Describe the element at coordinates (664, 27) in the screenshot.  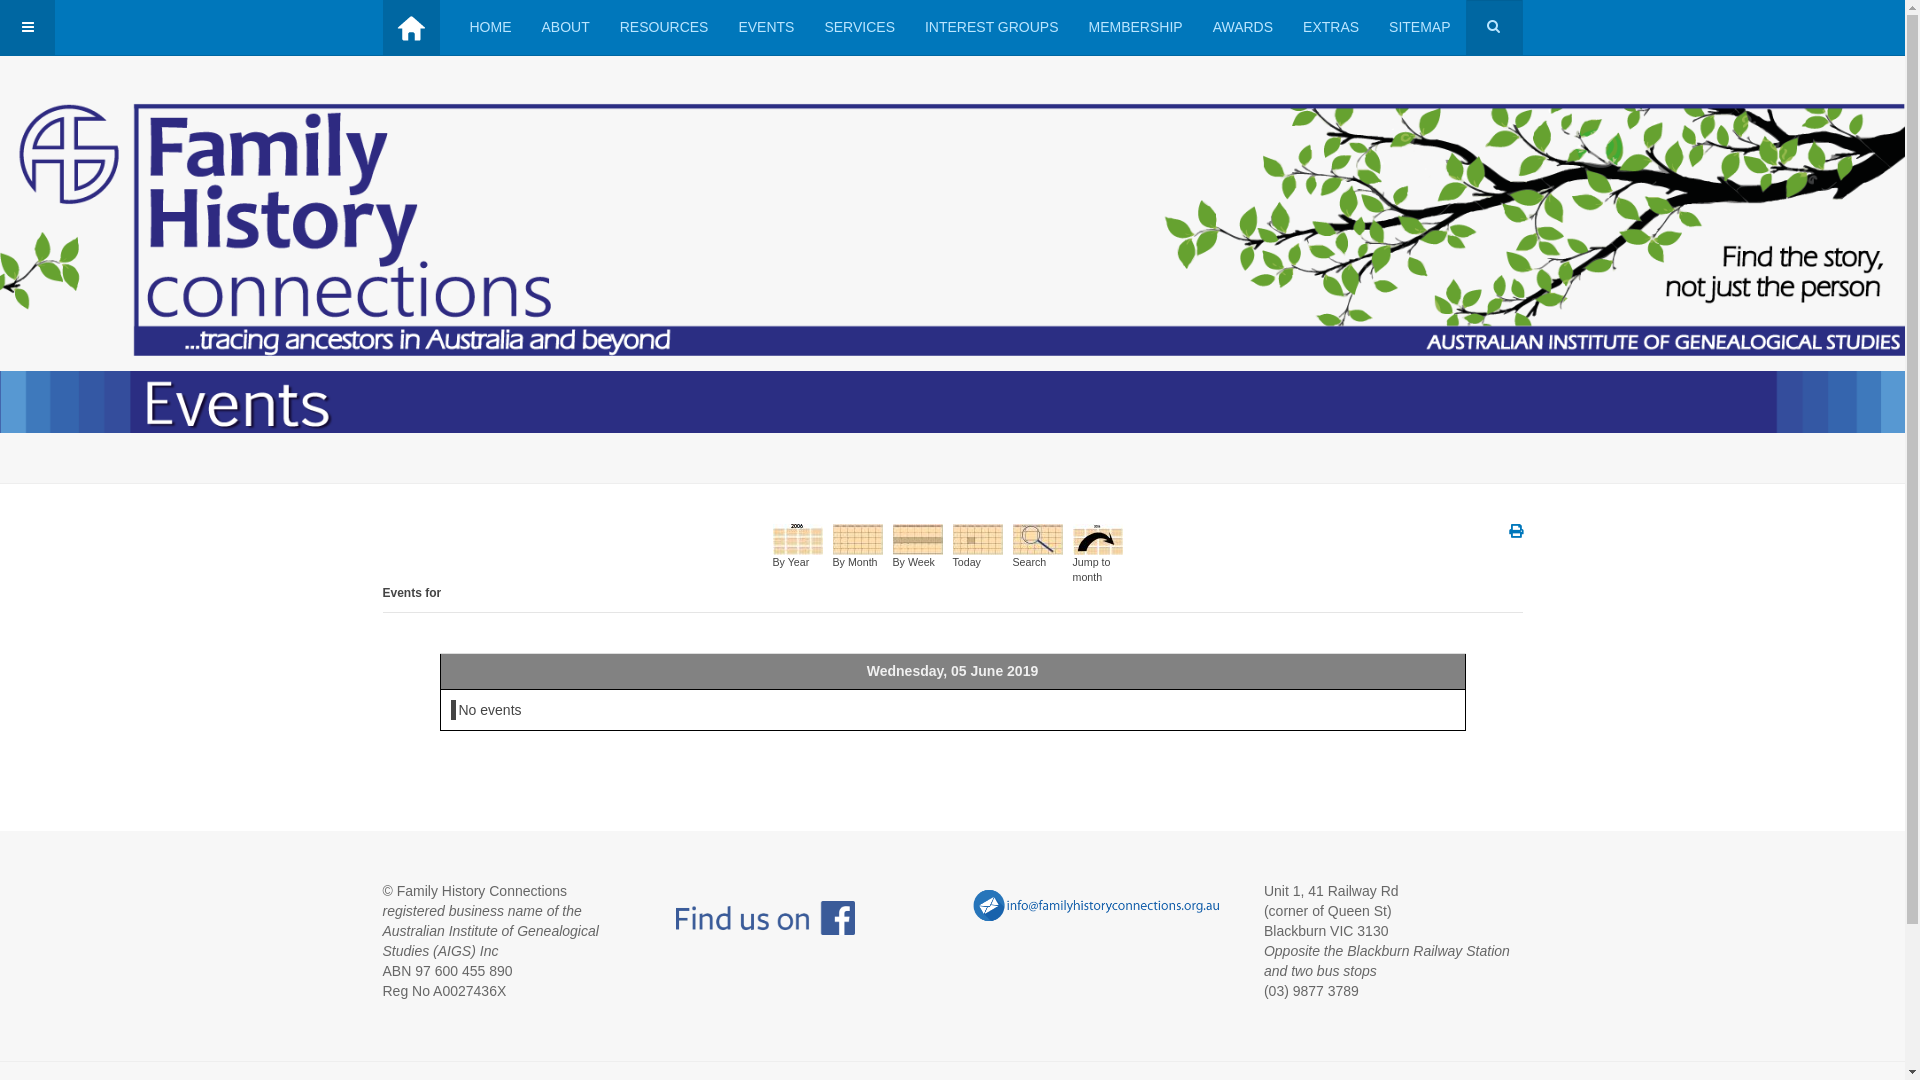
I see `'RESOURCES'` at that location.